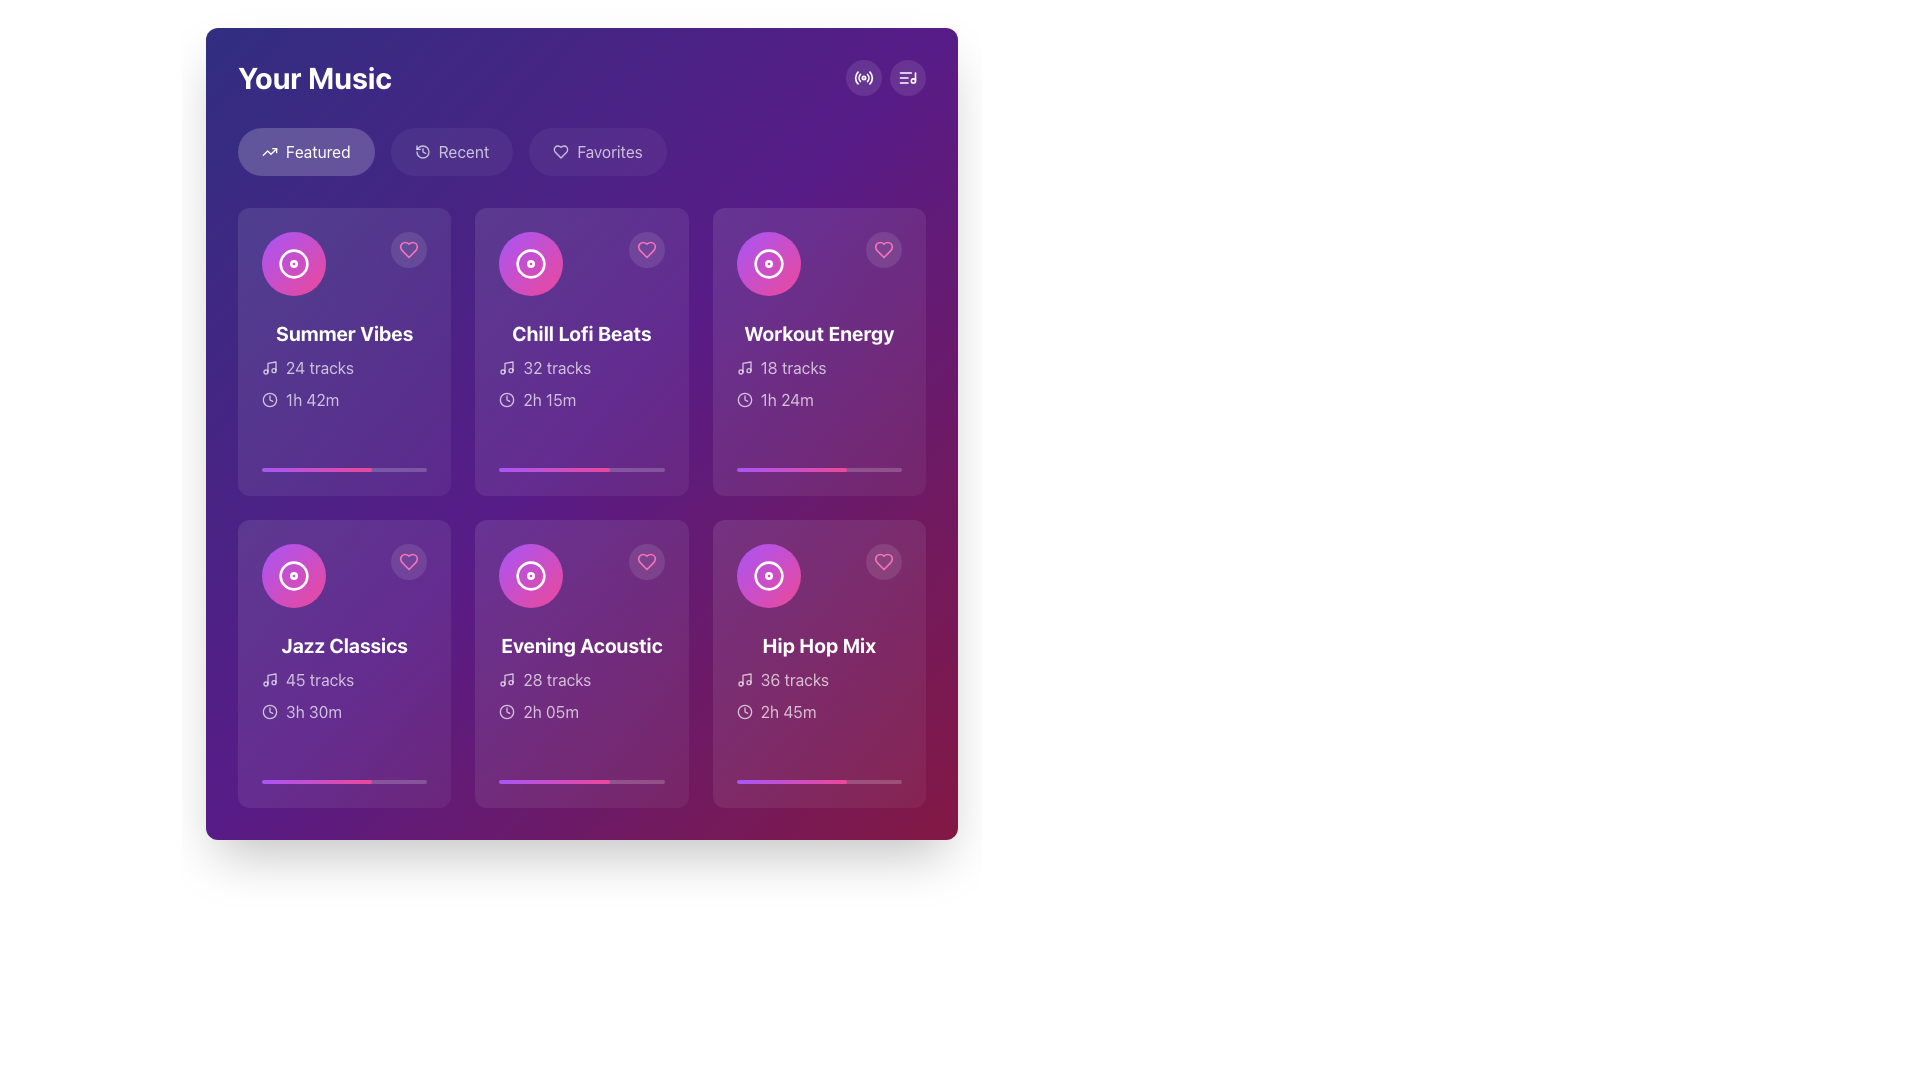  I want to click on the favorite button located at the top-right corner of the 'Workout Energy' card in the 'Your Music' interface, so click(882, 249).